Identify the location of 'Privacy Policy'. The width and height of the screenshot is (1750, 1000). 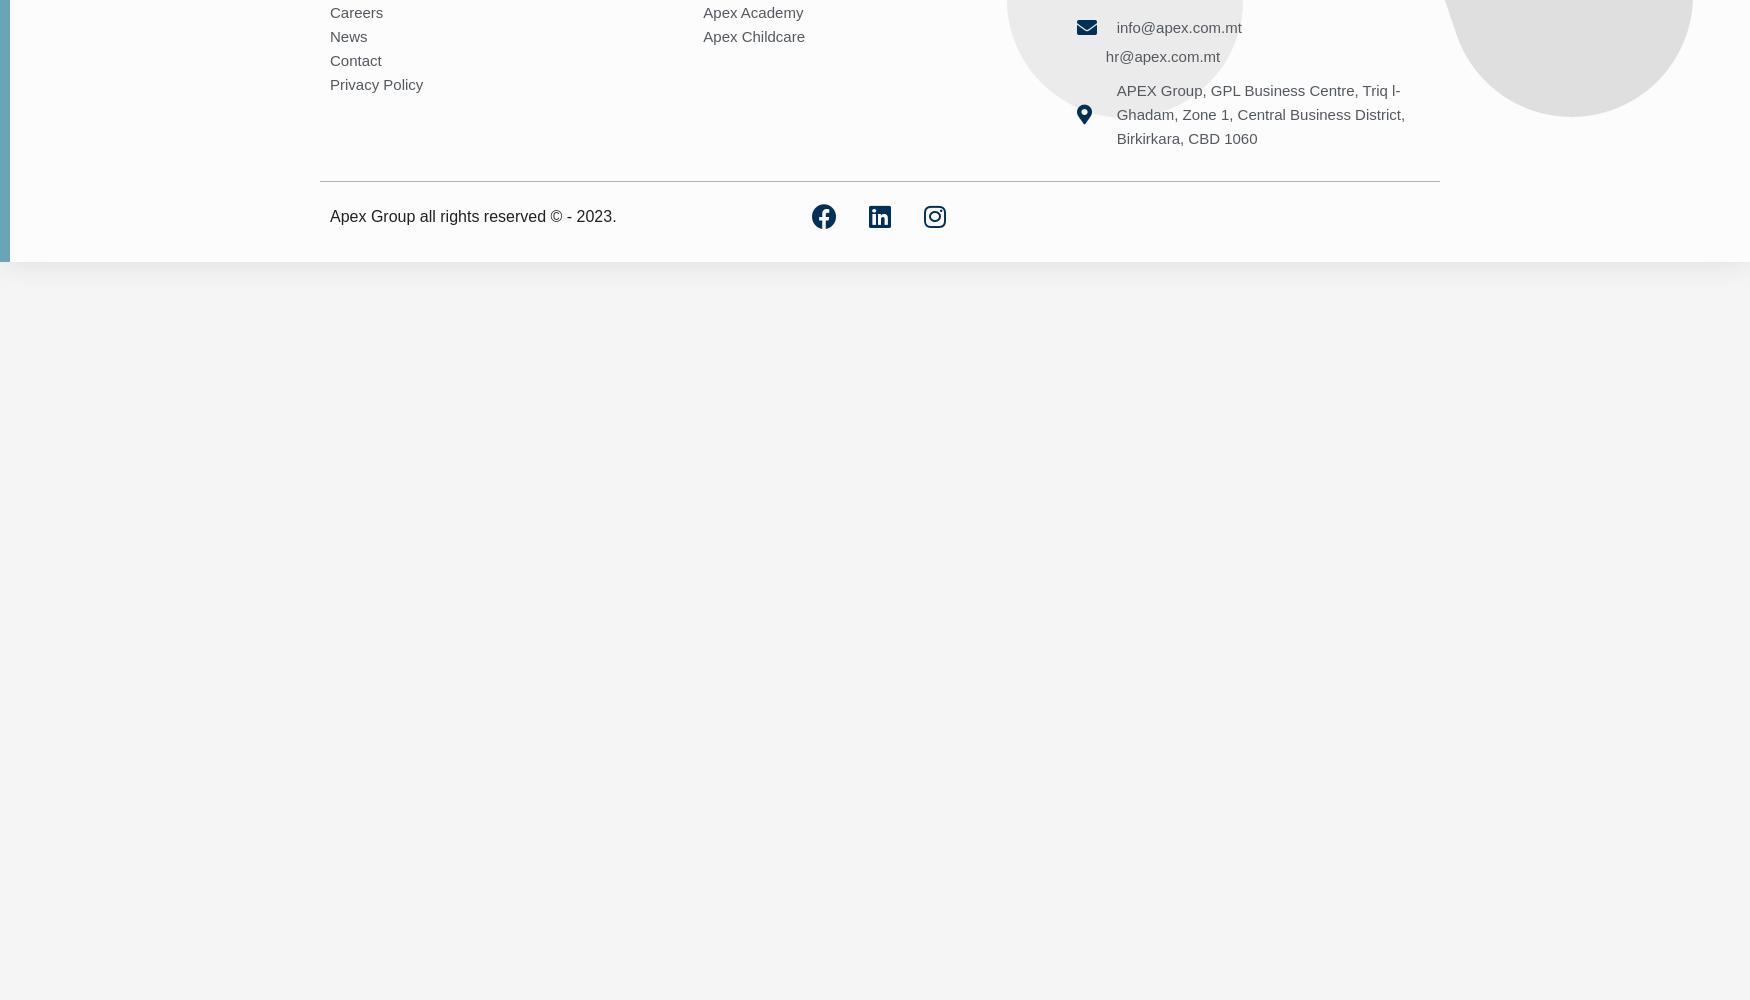
(375, 82).